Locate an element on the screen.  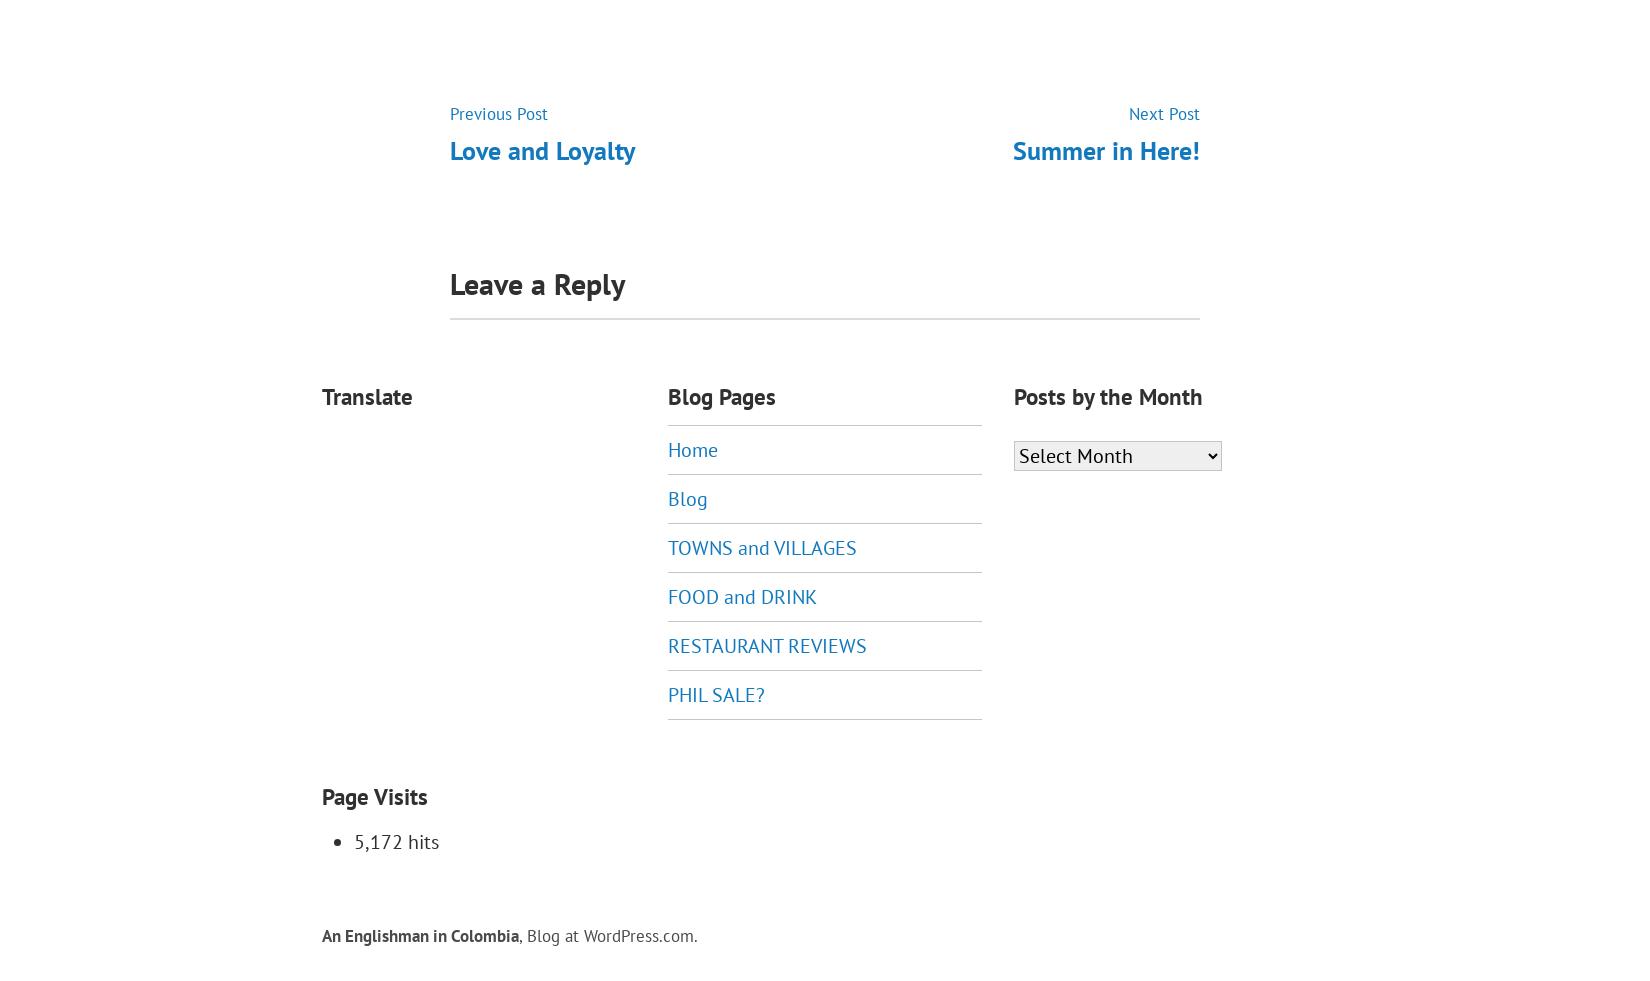
'PHIL SALE?' is located at coordinates (715, 695).